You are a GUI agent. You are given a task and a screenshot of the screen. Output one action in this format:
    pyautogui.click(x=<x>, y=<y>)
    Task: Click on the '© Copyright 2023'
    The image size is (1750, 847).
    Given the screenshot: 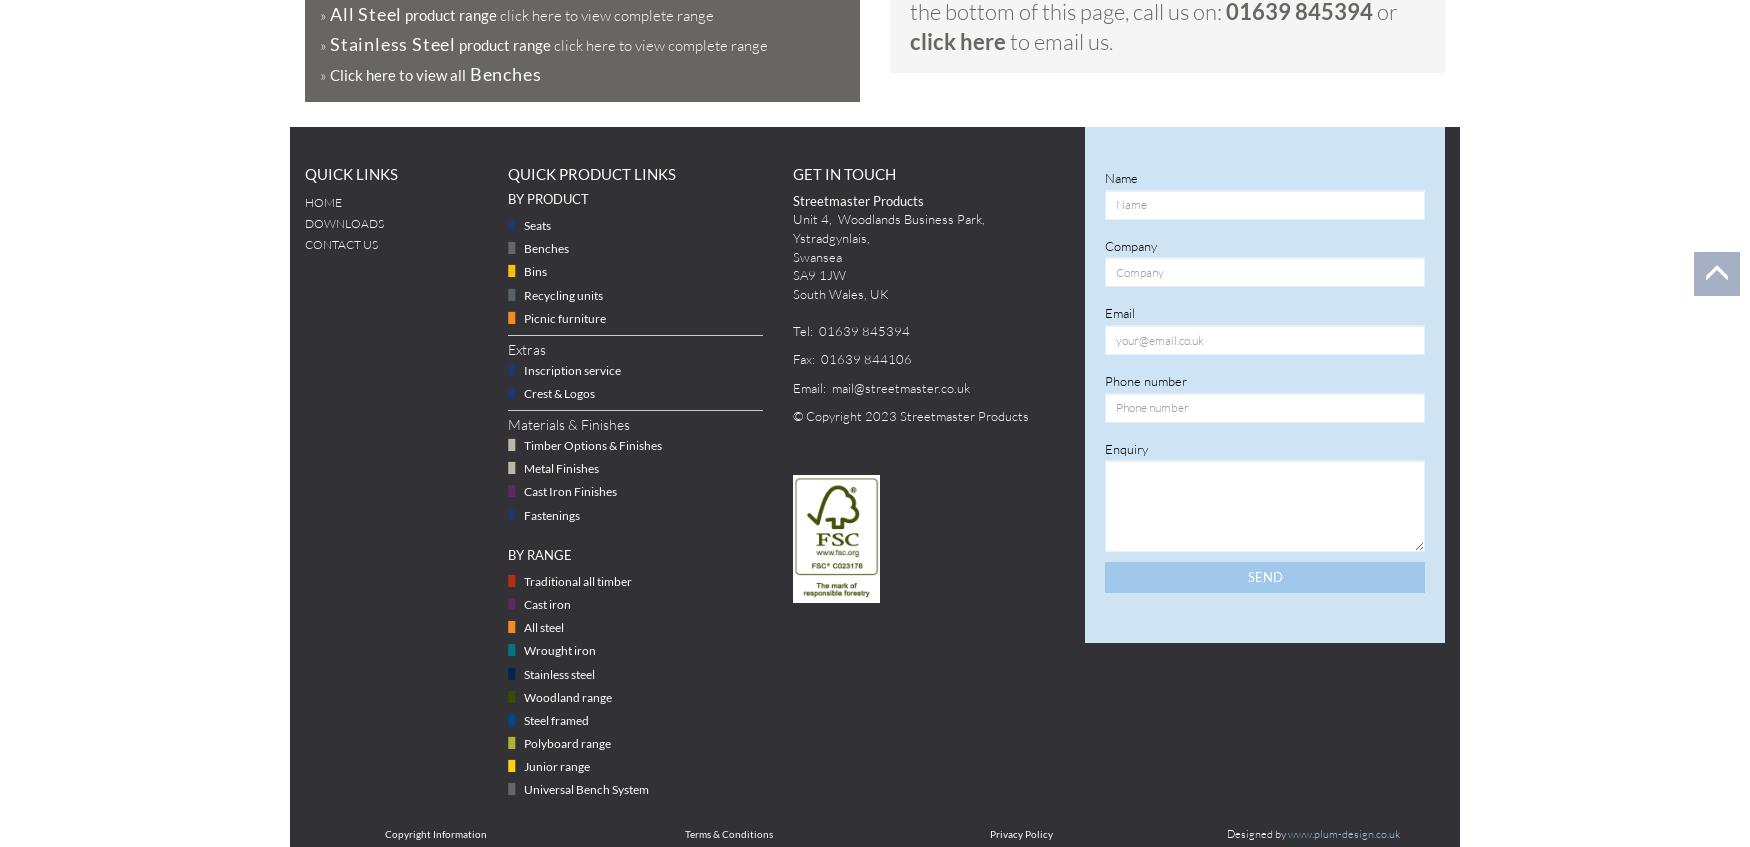 What is the action you would take?
    pyautogui.click(x=845, y=414)
    